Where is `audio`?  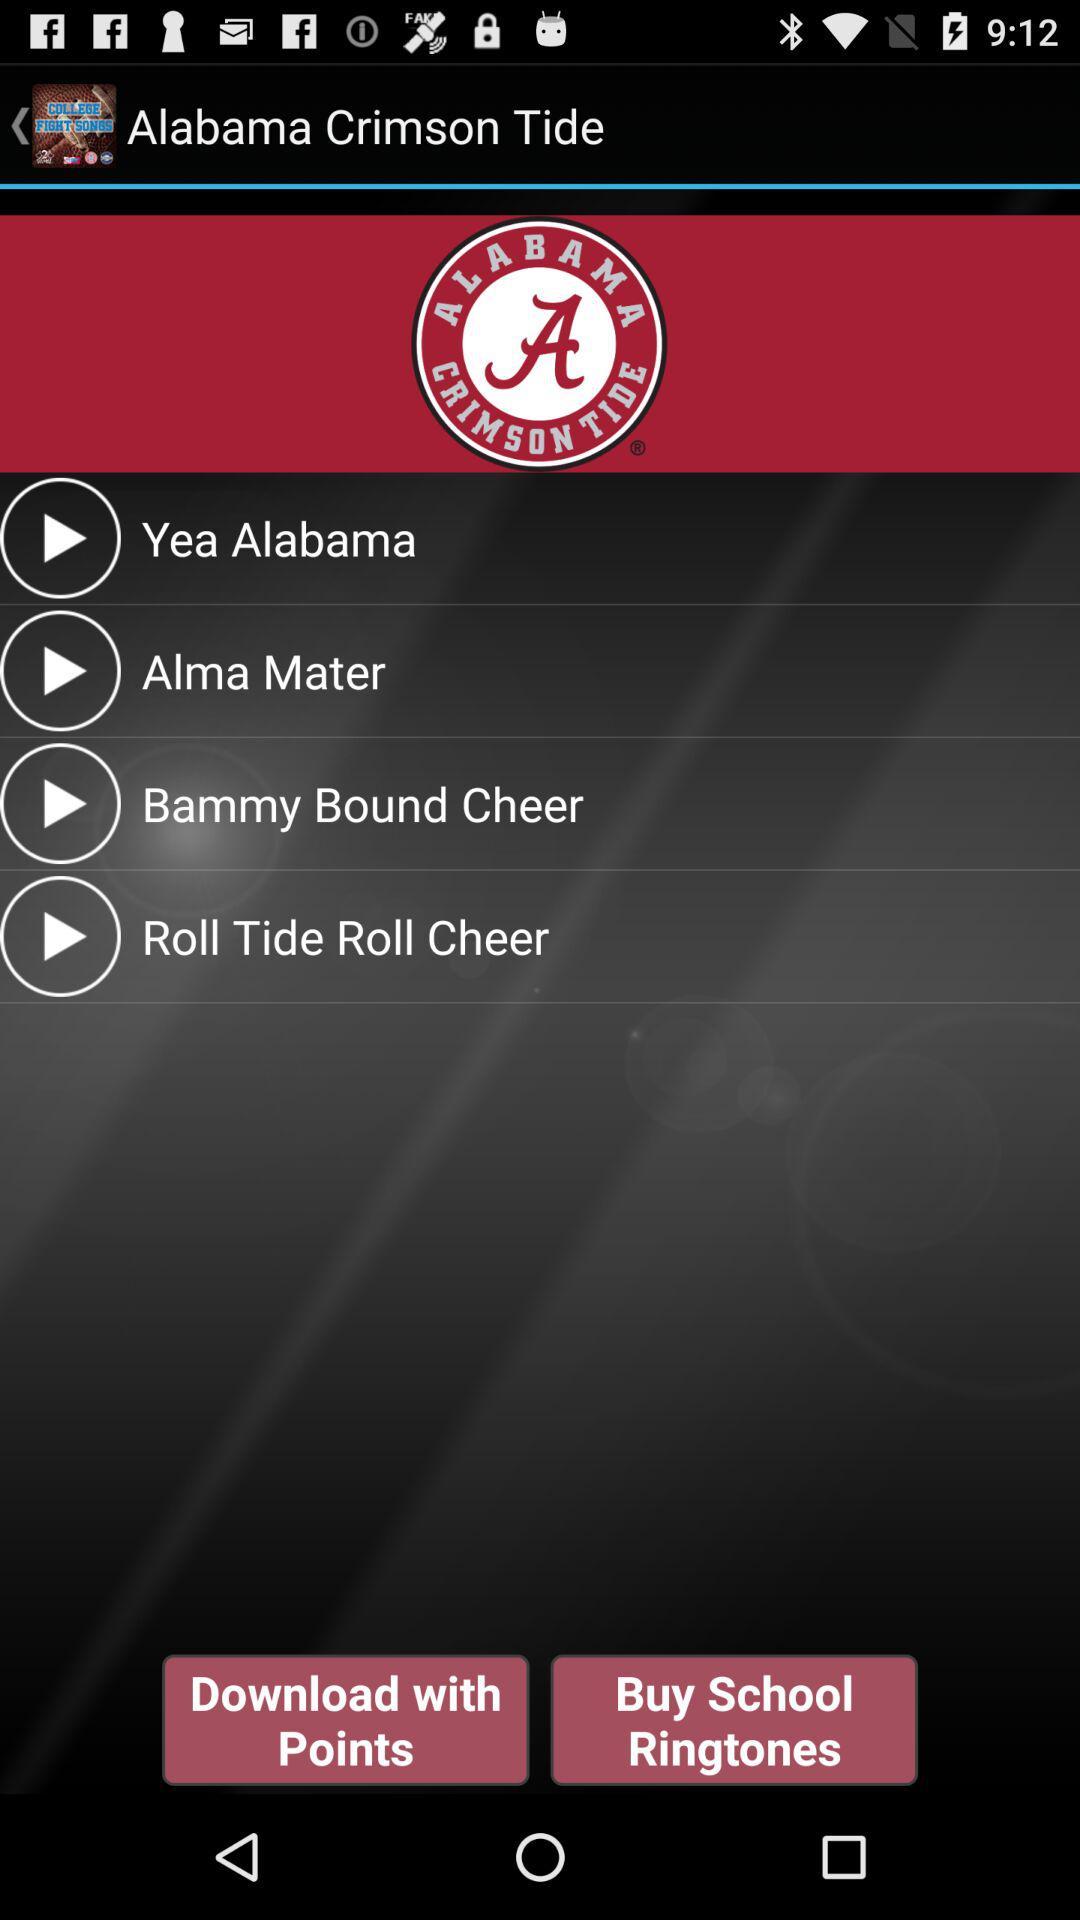 audio is located at coordinates (59, 538).